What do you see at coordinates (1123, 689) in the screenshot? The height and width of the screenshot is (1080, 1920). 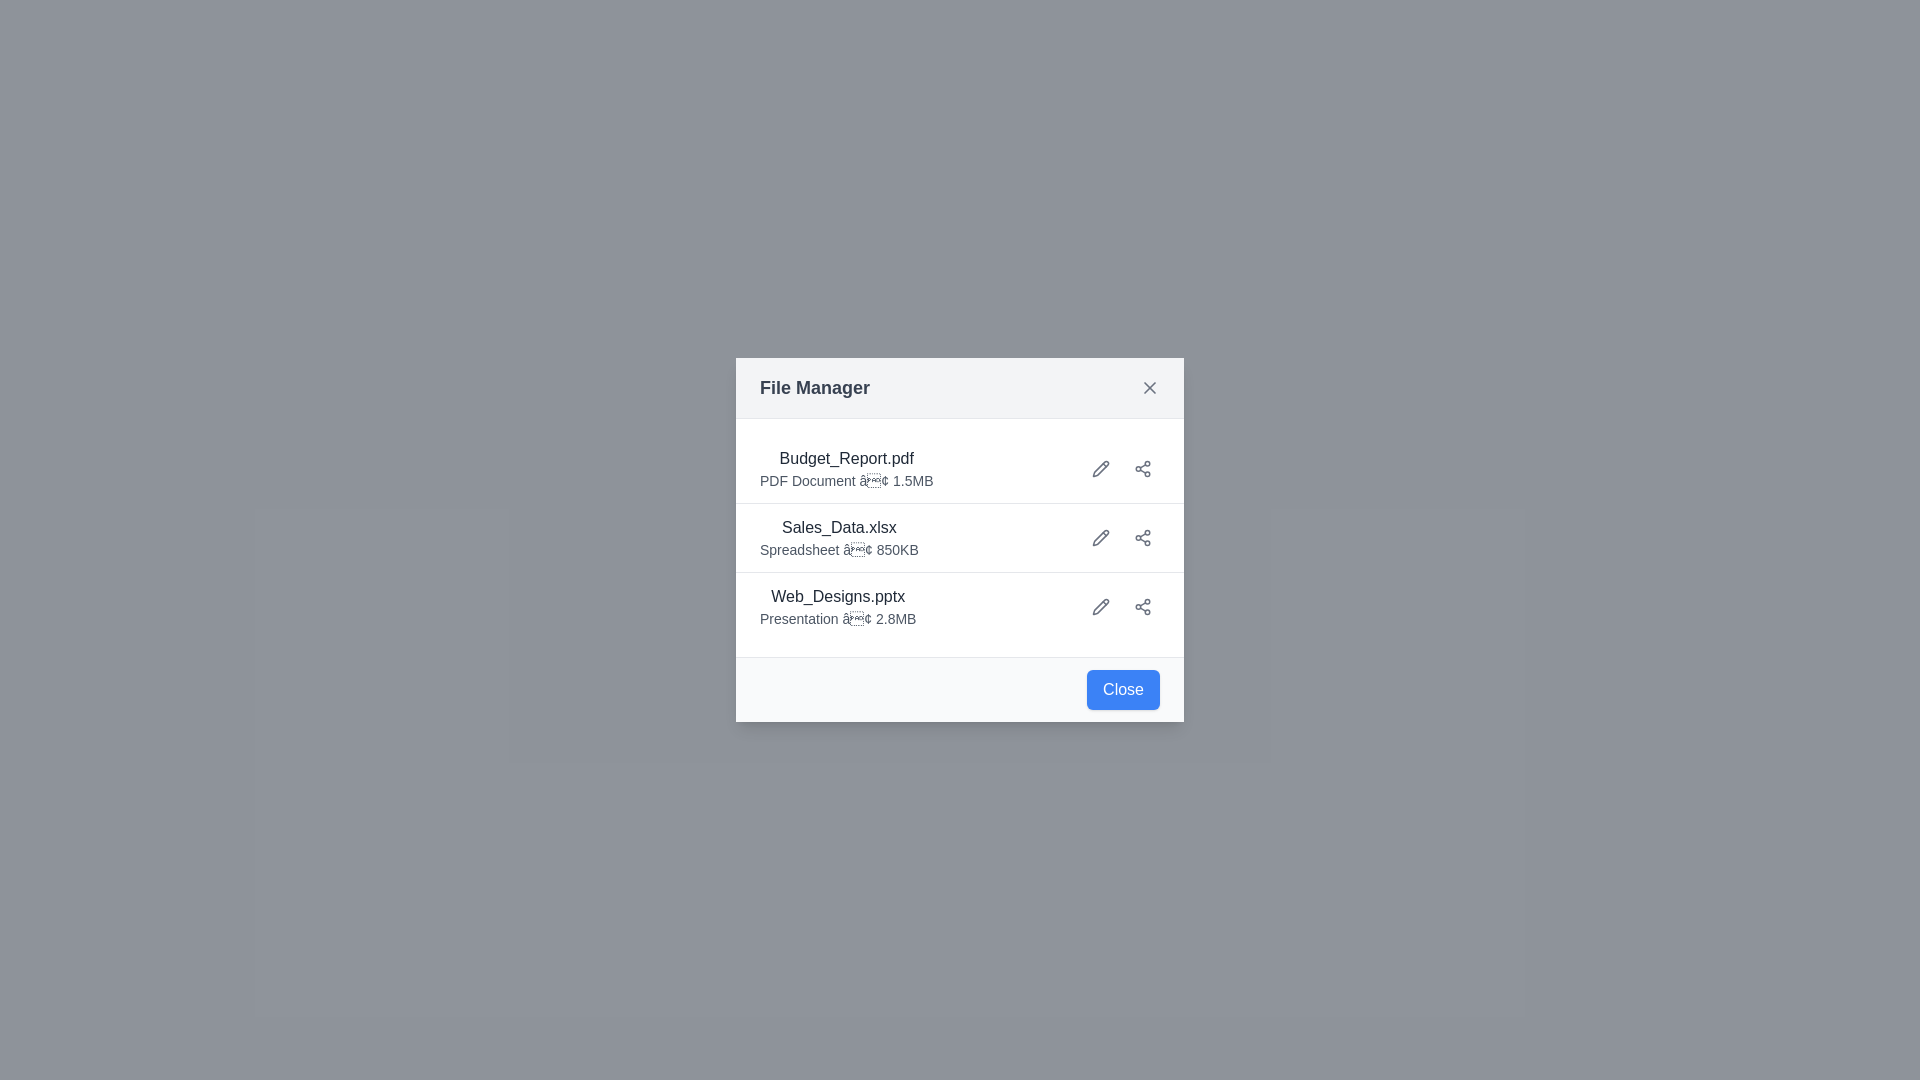 I see `the Close button to close the dialog` at bounding box center [1123, 689].